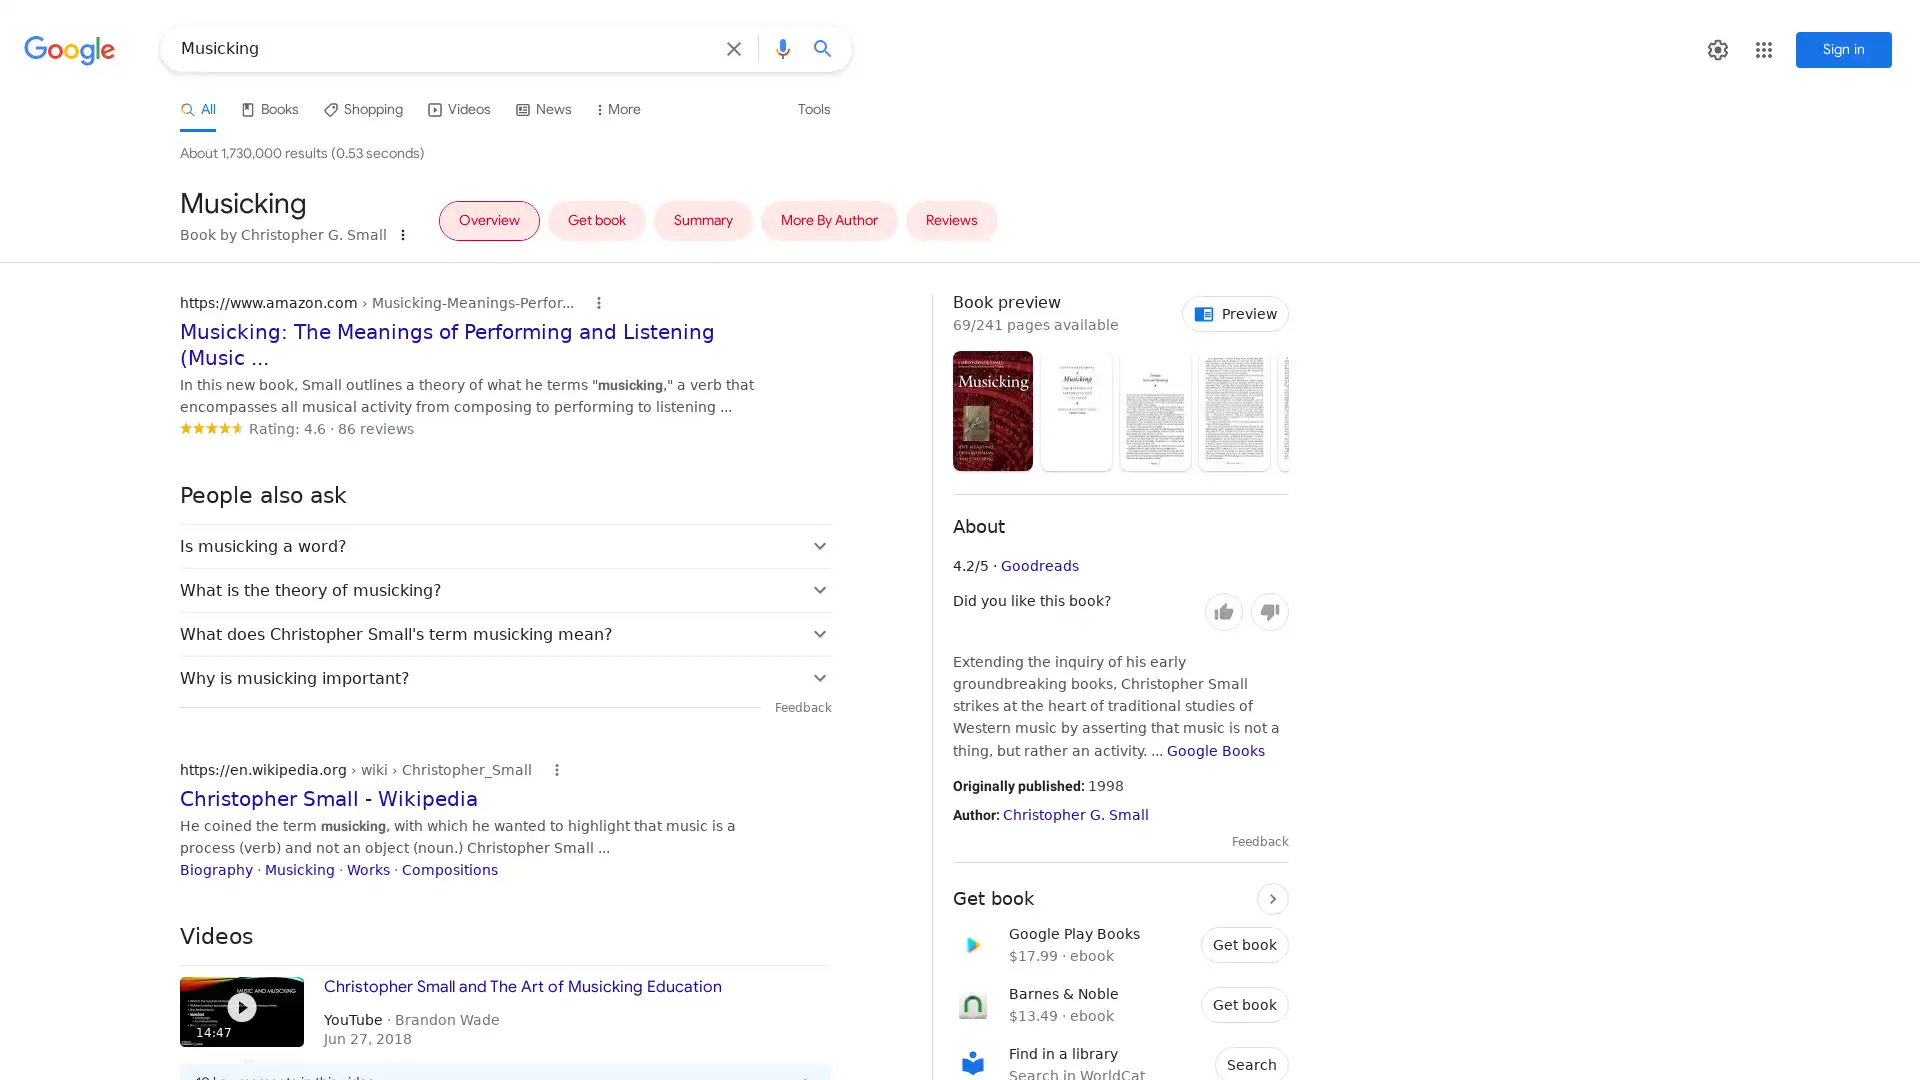 This screenshot has width=1920, height=1080. Describe the element at coordinates (556, 767) in the screenshot. I see `About this Result` at that location.